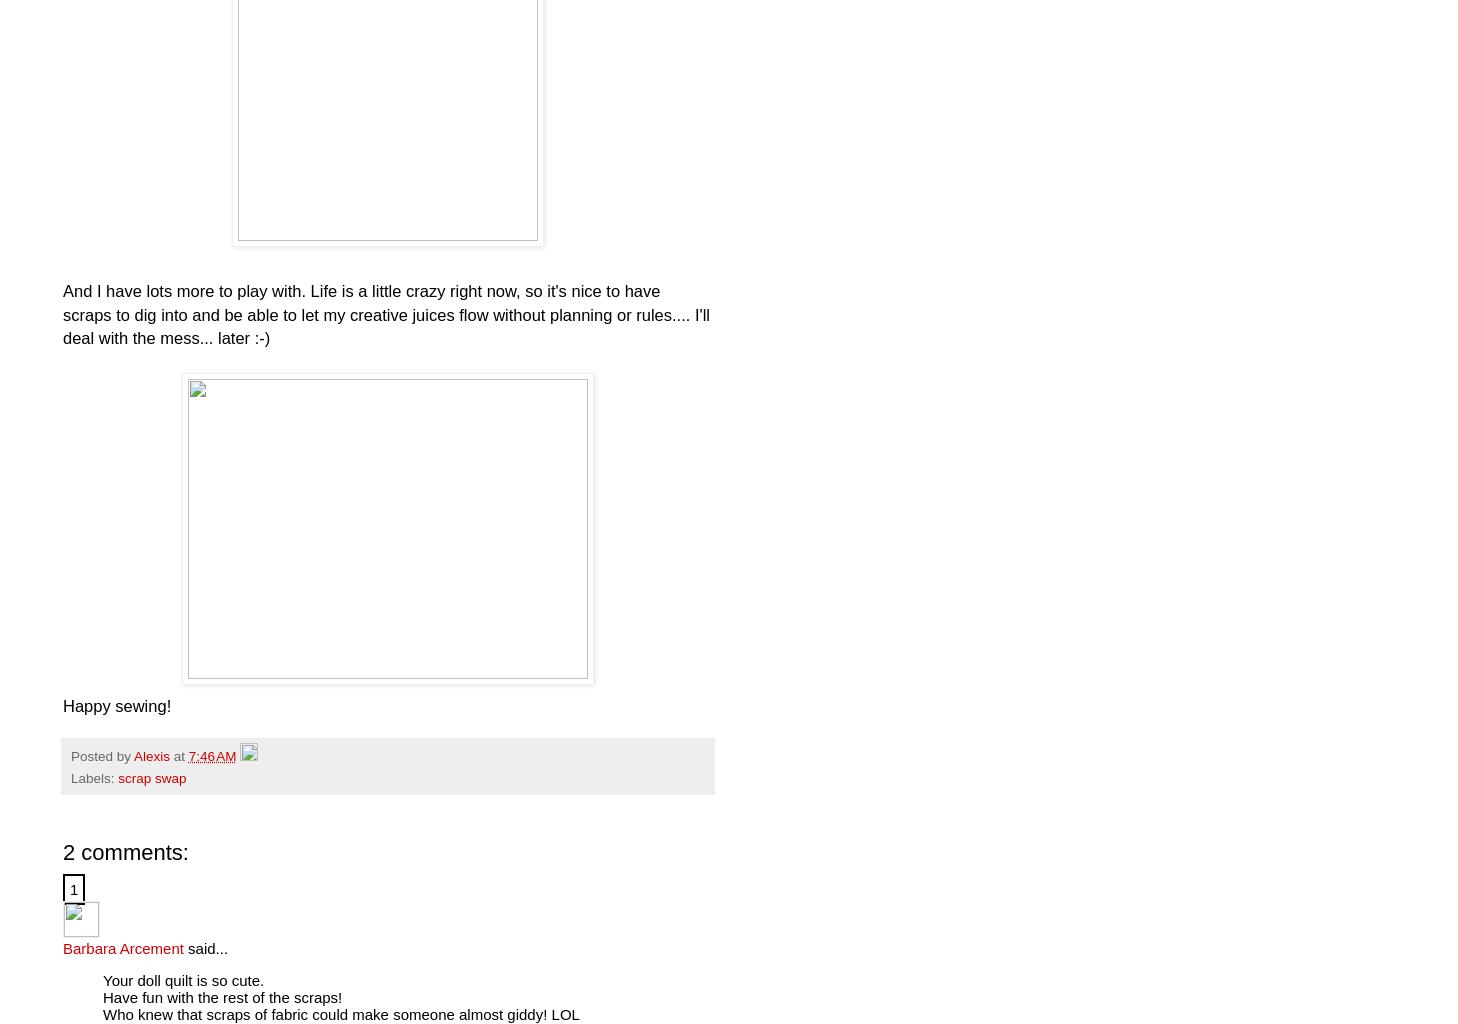 This screenshot has height=1024, width=1458. Describe the element at coordinates (186, 754) in the screenshot. I see `'7:46 AM'` at that location.